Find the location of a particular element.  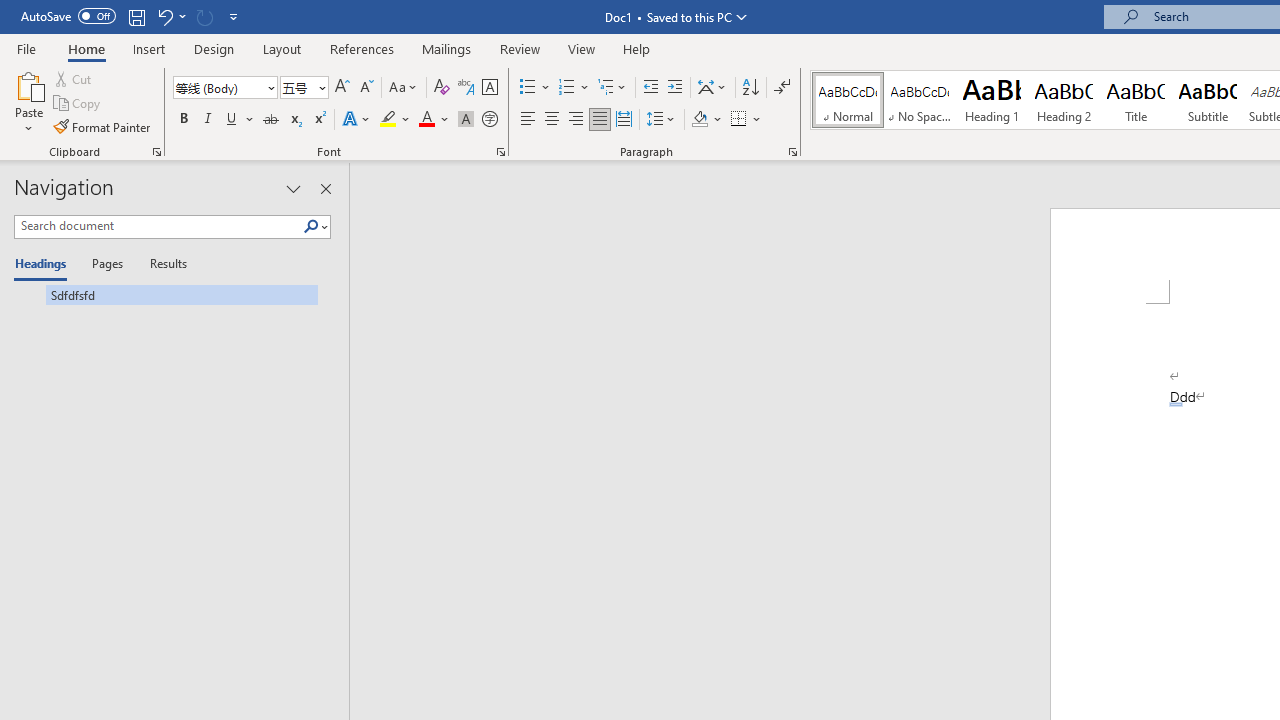

'Text Highlight Color Yellow' is located at coordinates (388, 119).